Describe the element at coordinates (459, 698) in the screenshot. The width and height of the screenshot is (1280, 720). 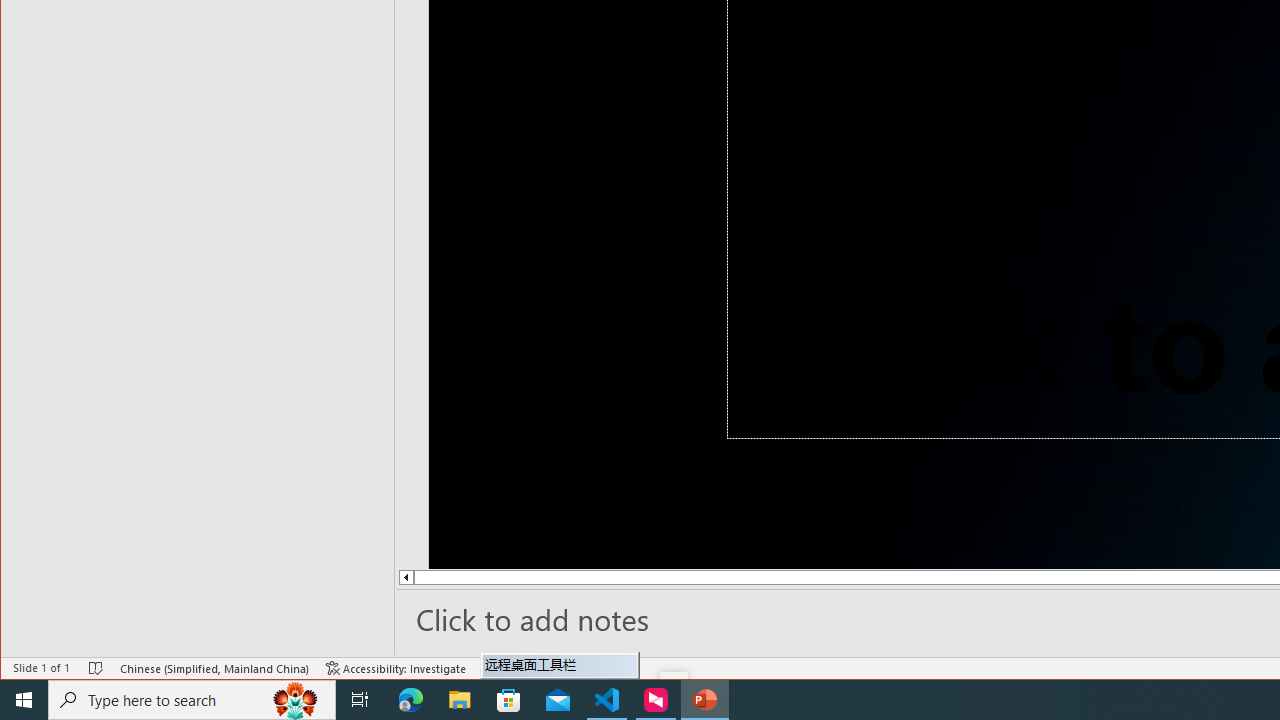
I see `'File Explorer'` at that location.